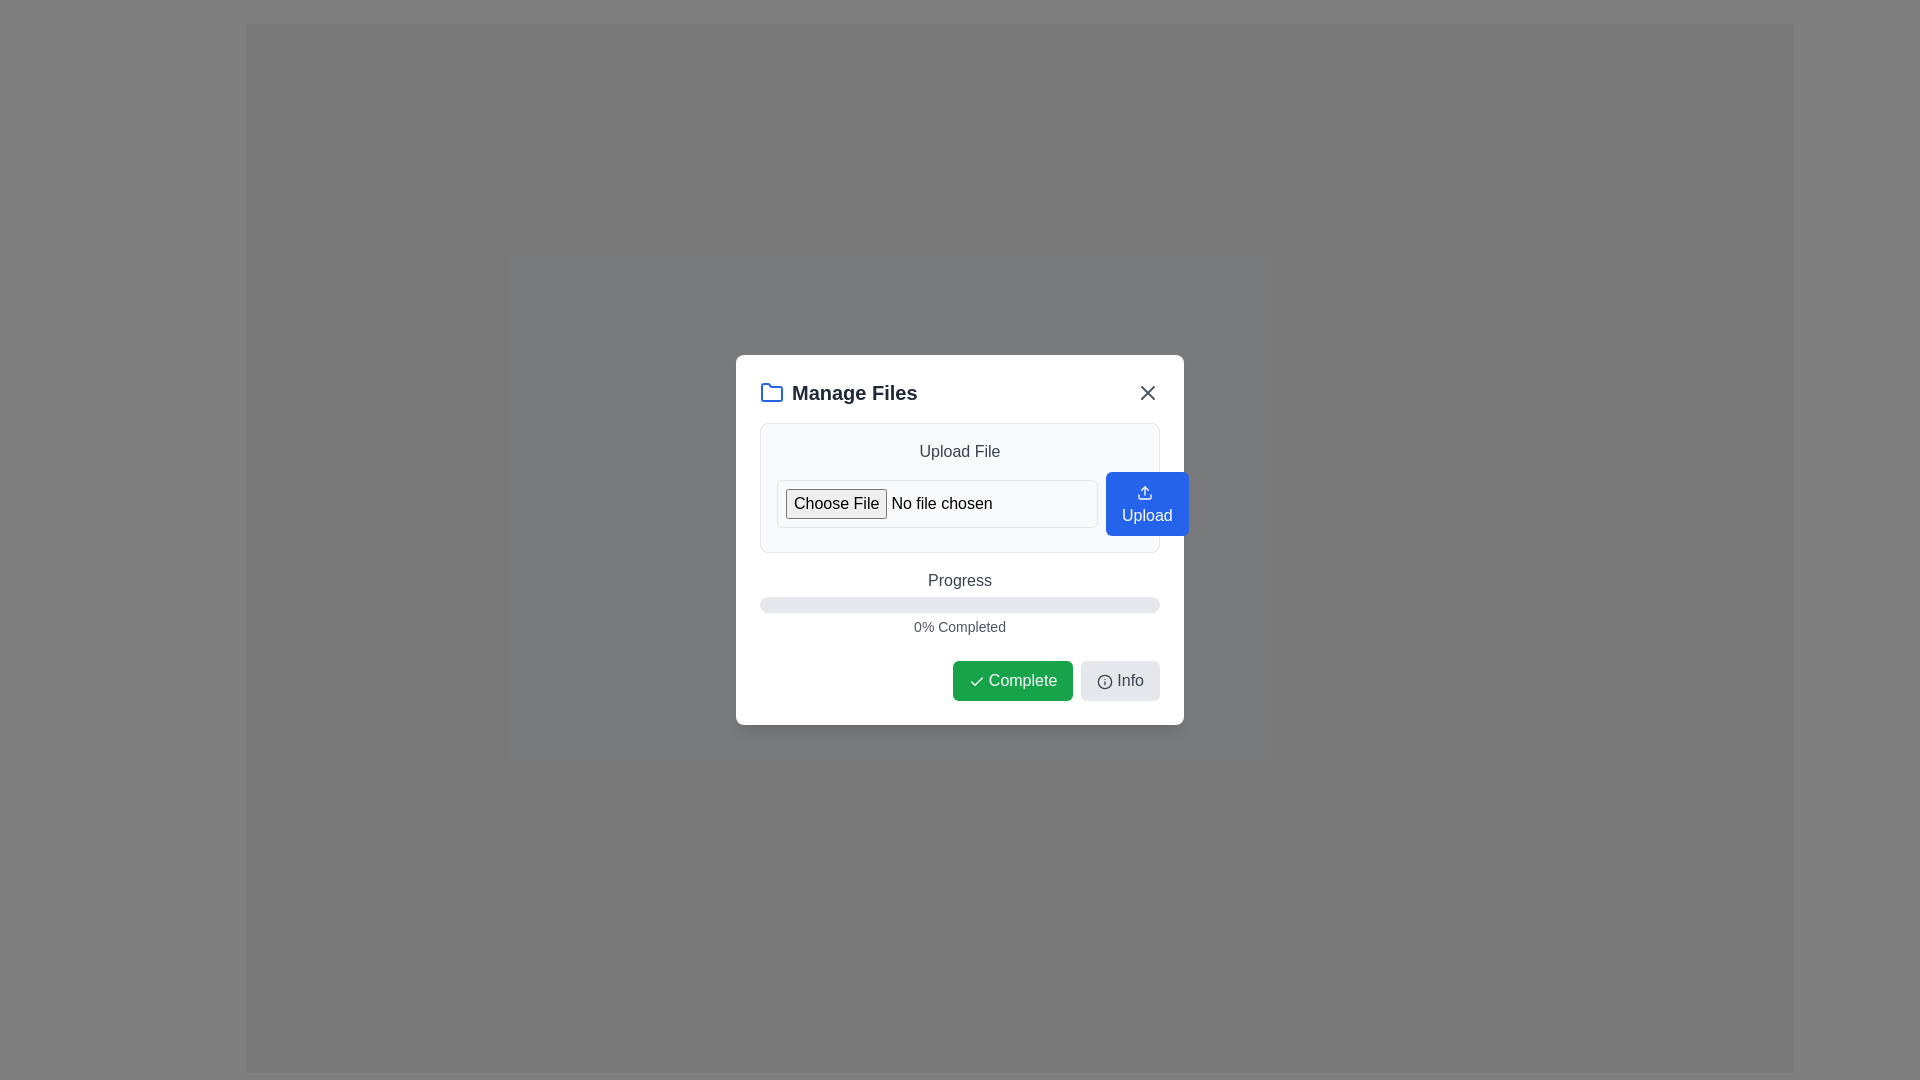  I want to click on the 'Manage Files' text label, which is a bold and large font styled text prominently positioned at the top of a modal window, adjacent to a folder icon, so click(854, 393).